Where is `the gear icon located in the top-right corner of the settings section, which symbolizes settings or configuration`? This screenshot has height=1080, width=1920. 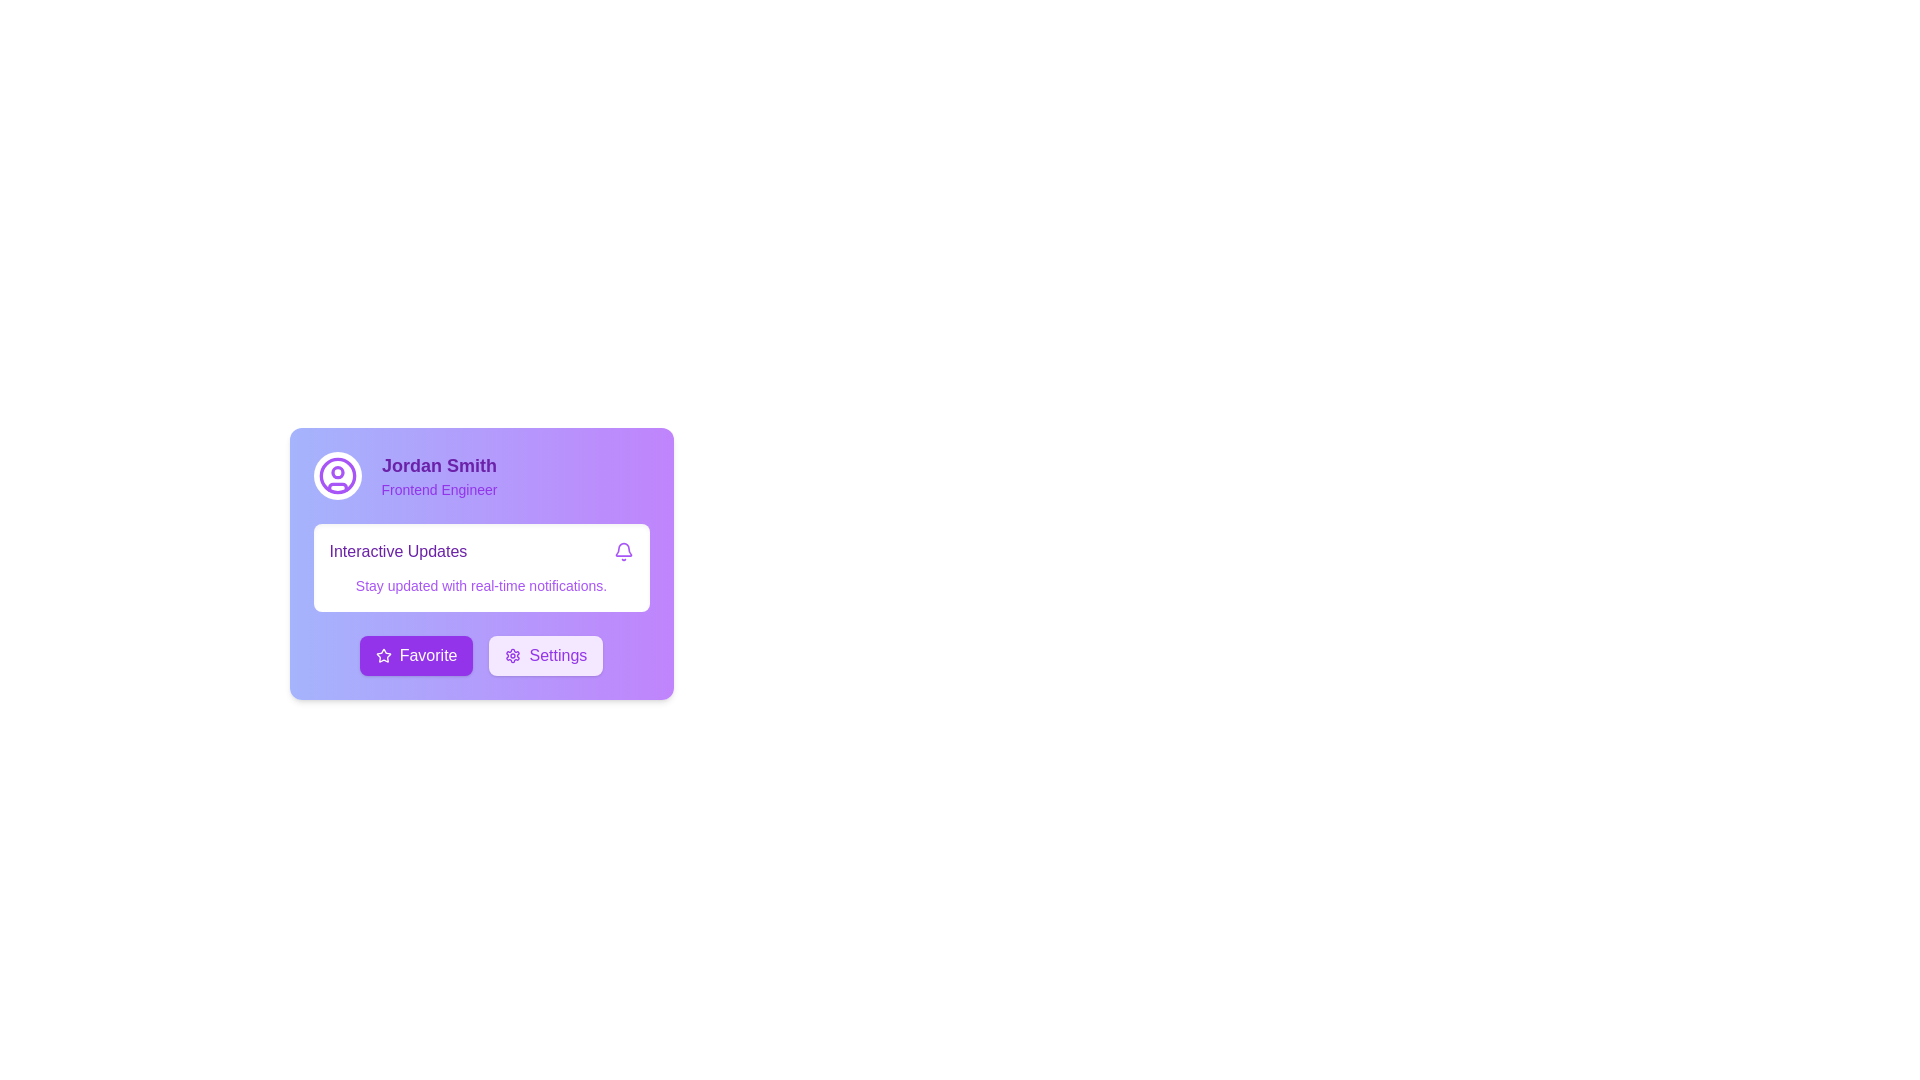
the gear icon located in the top-right corner of the settings section, which symbolizes settings or configuration is located at coordinates (513, 655).